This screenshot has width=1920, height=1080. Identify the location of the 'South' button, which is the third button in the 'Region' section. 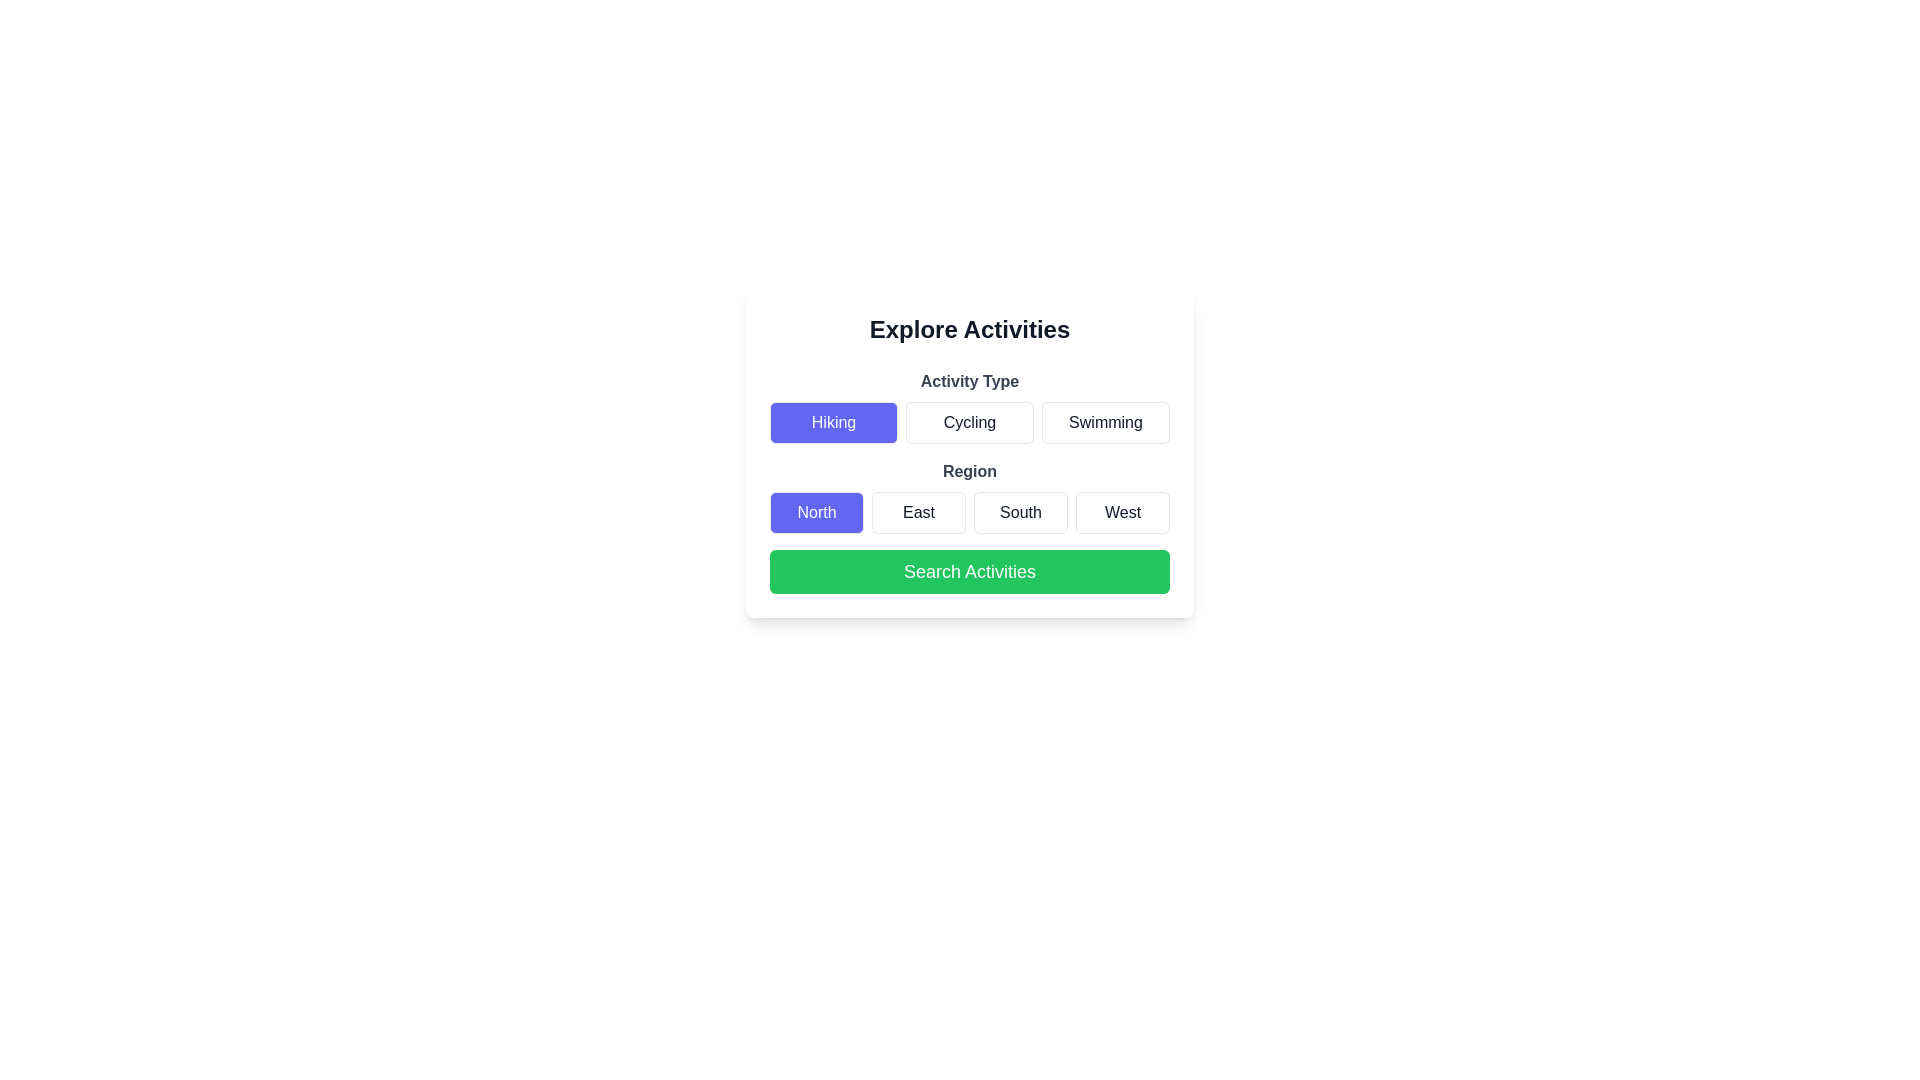
(1021, 512).